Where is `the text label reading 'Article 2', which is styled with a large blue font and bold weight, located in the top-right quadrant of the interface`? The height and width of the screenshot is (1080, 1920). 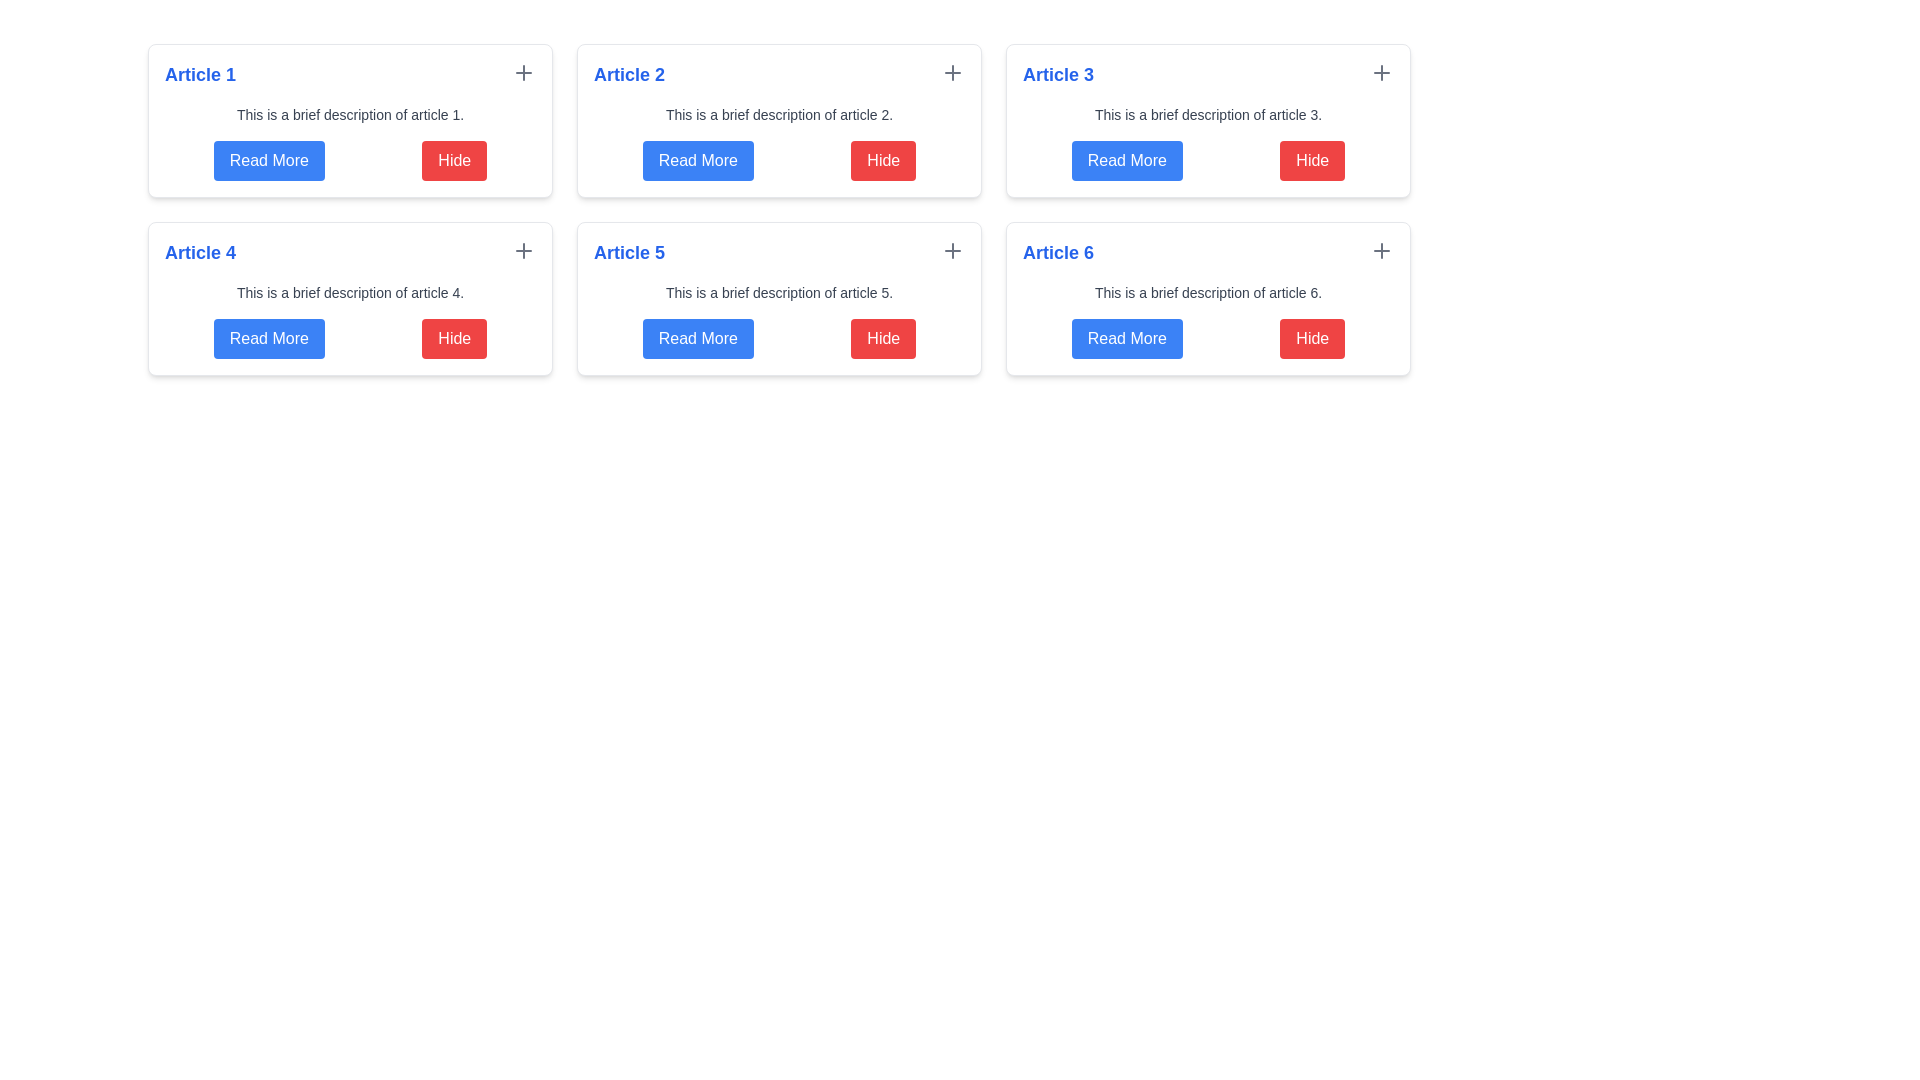
the text label reading 'Article 2', which is styled with a large blue font and bold weight, located in the top-right quadrant of the interface is located at coordinates (628, 73).